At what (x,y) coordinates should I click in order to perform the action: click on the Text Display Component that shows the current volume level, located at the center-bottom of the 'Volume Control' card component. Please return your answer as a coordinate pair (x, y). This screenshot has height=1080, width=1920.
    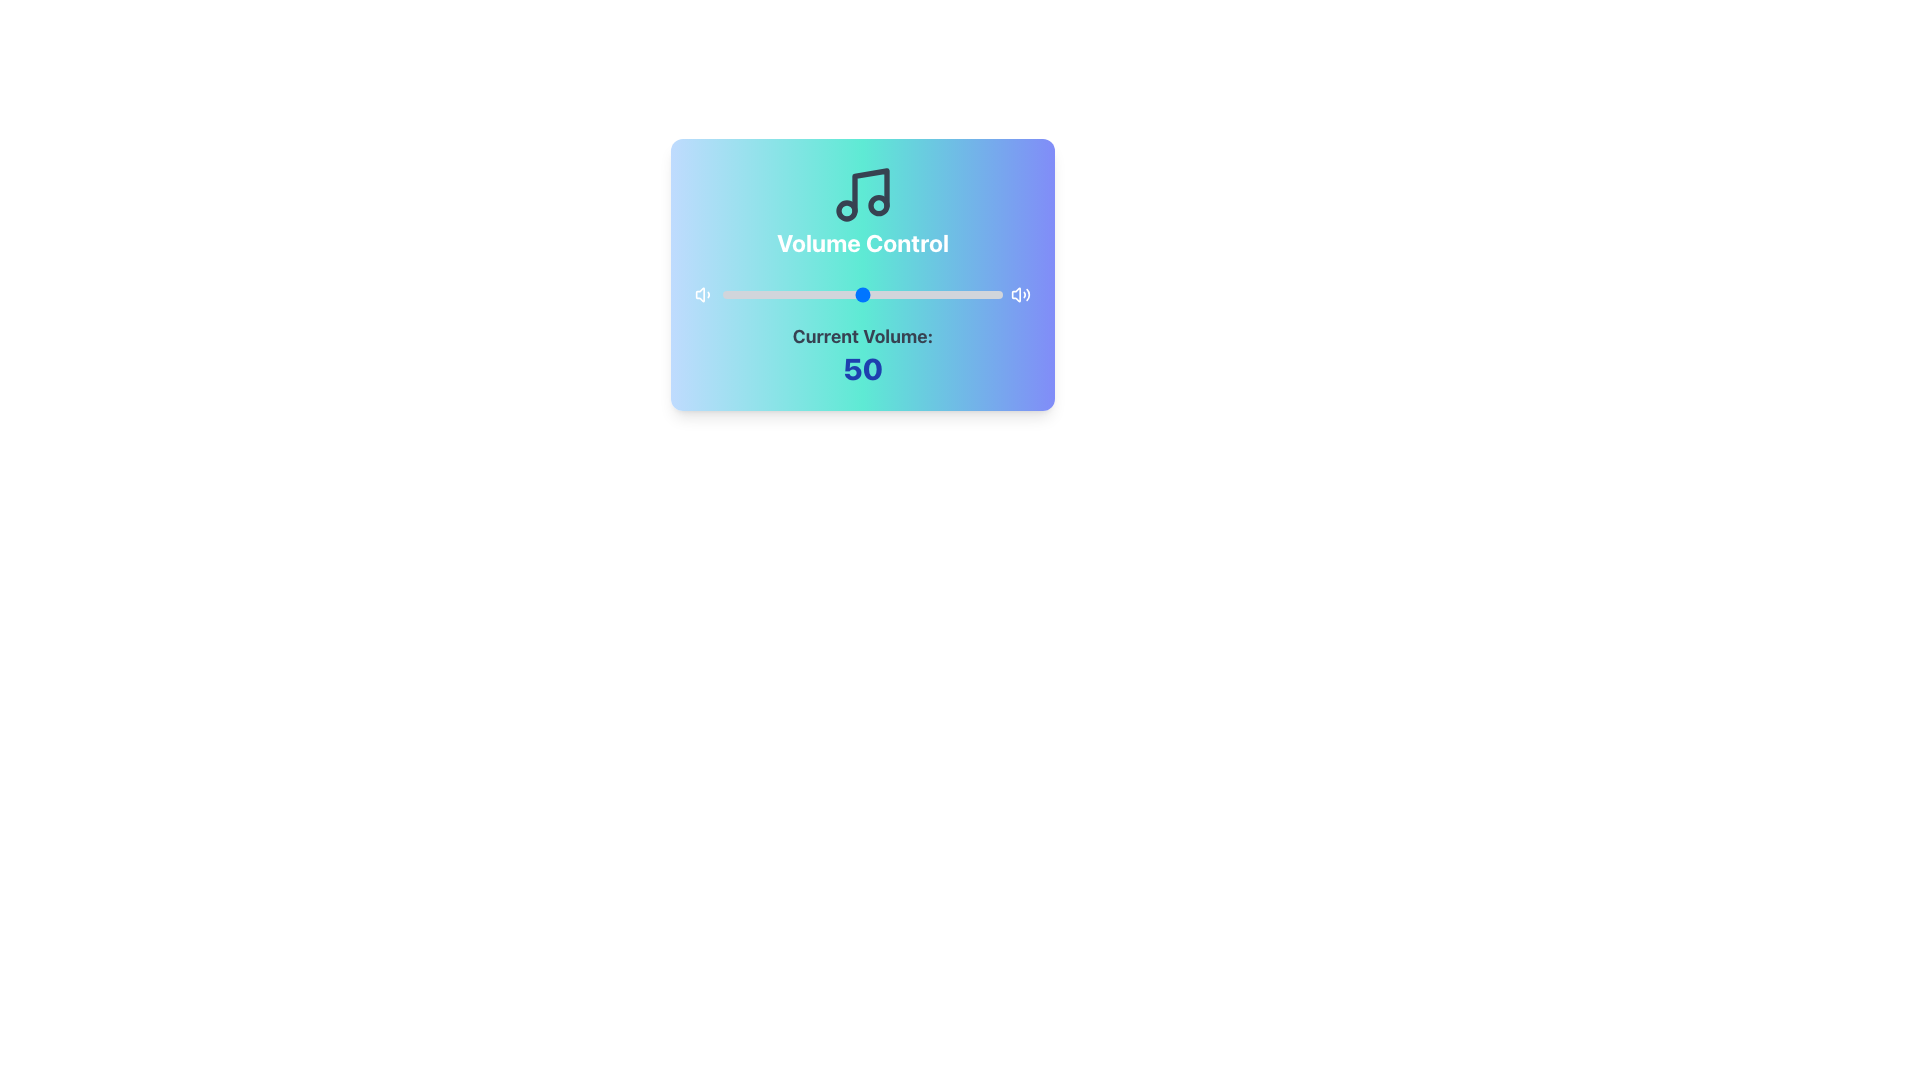
    Looking at the image, I should click on (863, 353).